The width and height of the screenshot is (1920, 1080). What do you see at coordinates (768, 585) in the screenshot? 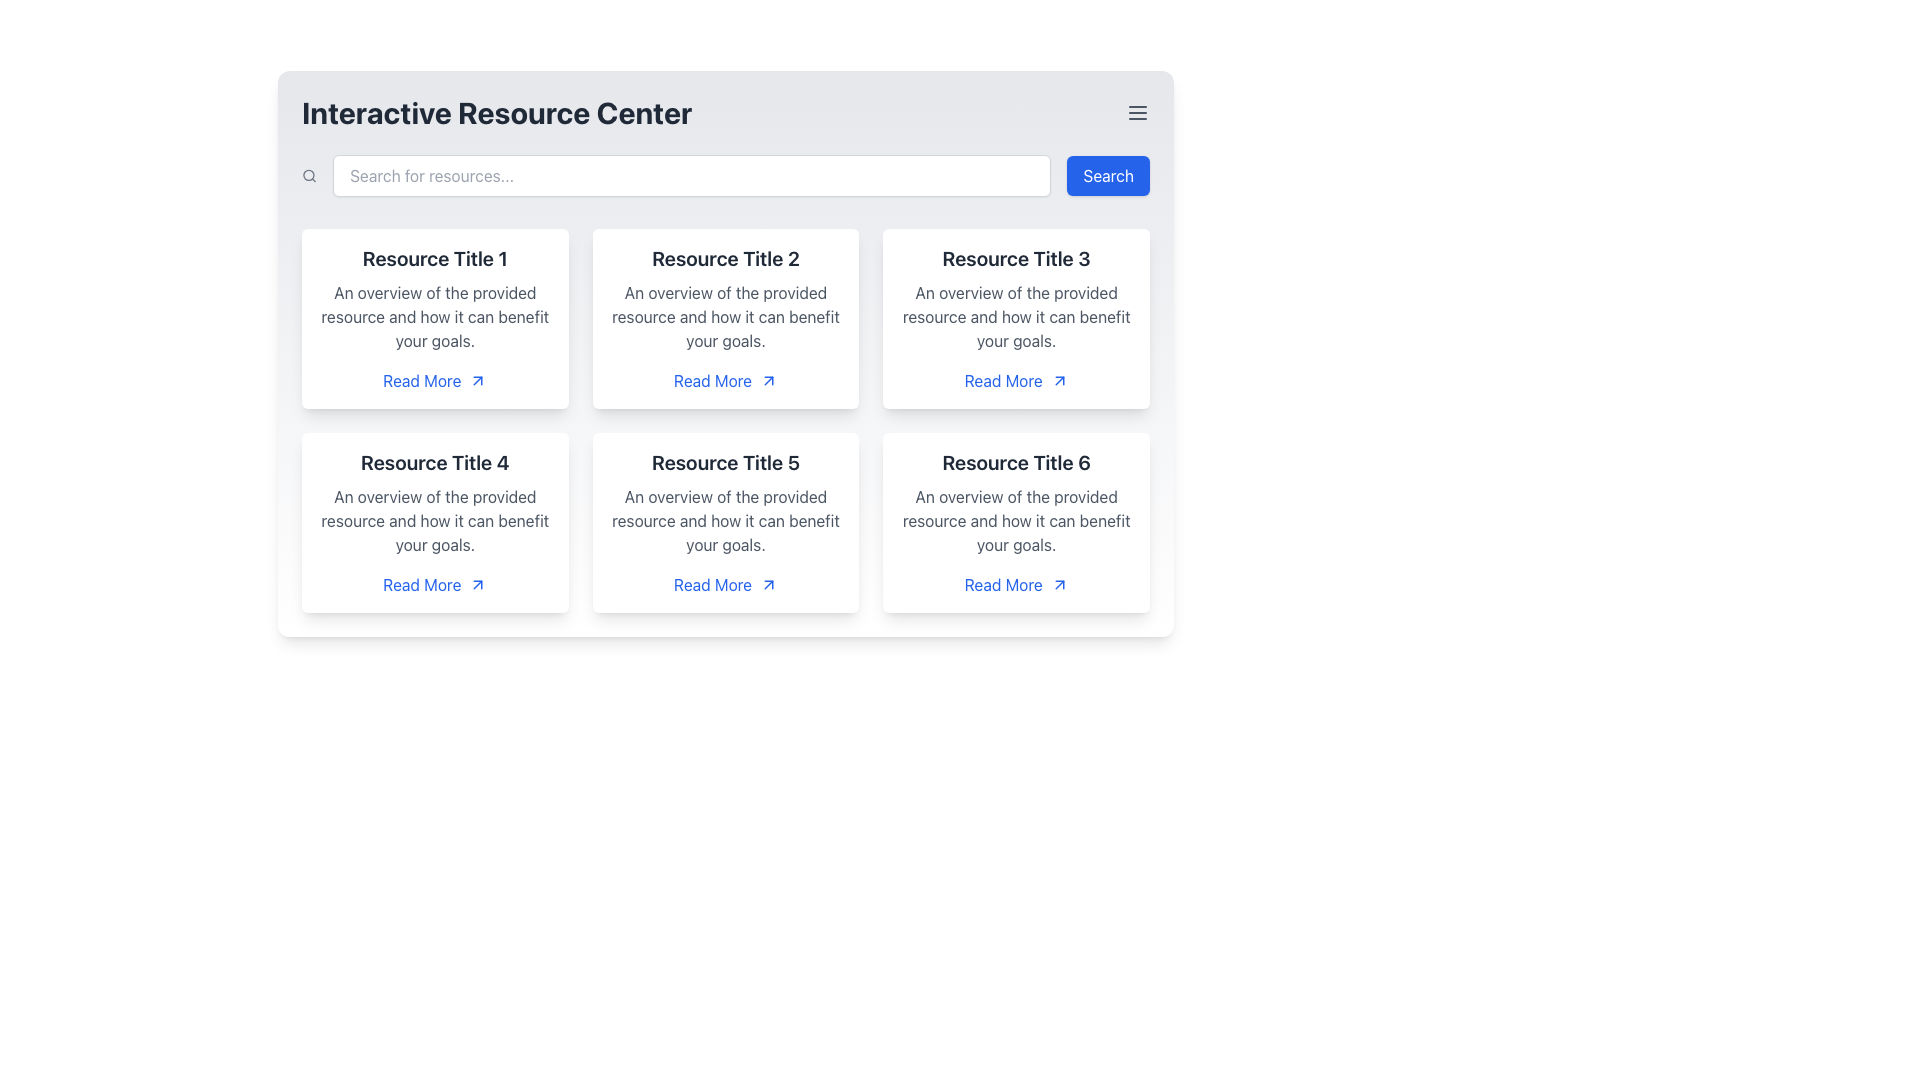
I see `the upward-right arrow icon indicating external navigation located to the right of the 'Read More' text in the fifth card of the grid layout` at bounding box center [768, 585].